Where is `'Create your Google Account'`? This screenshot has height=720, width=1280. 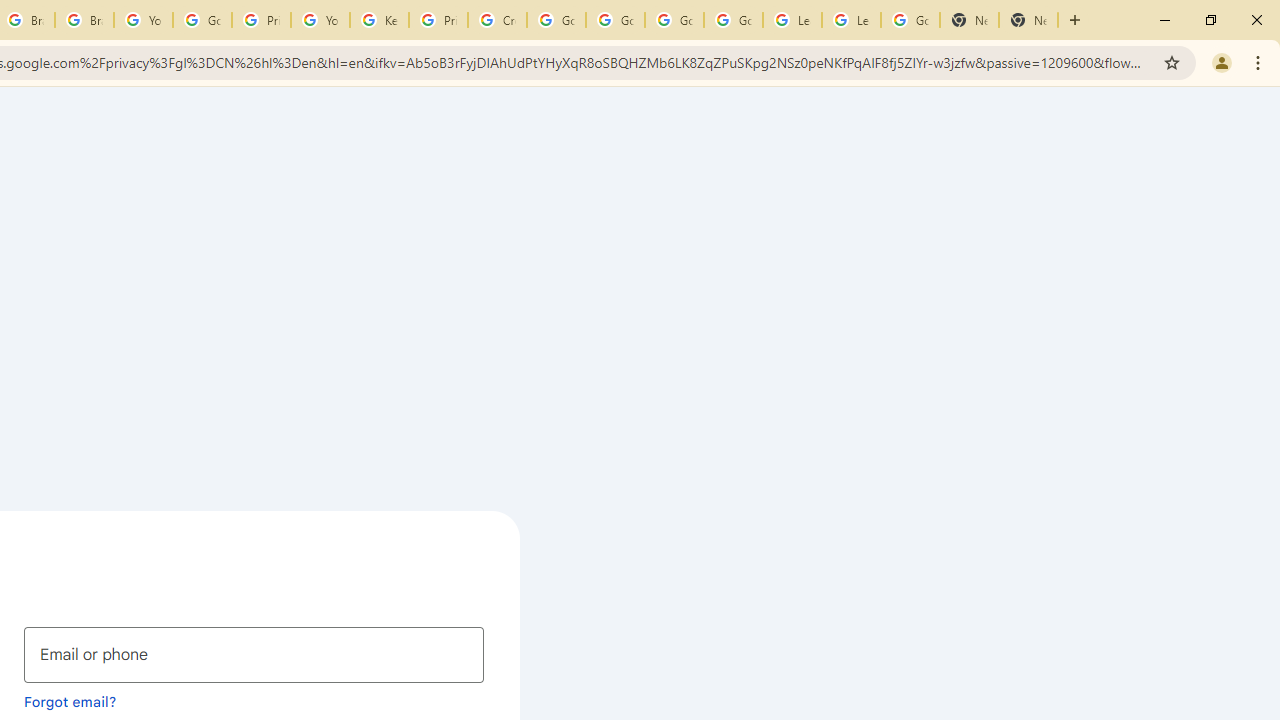 'Create your Google Account' is located at coordinates (497, 20).